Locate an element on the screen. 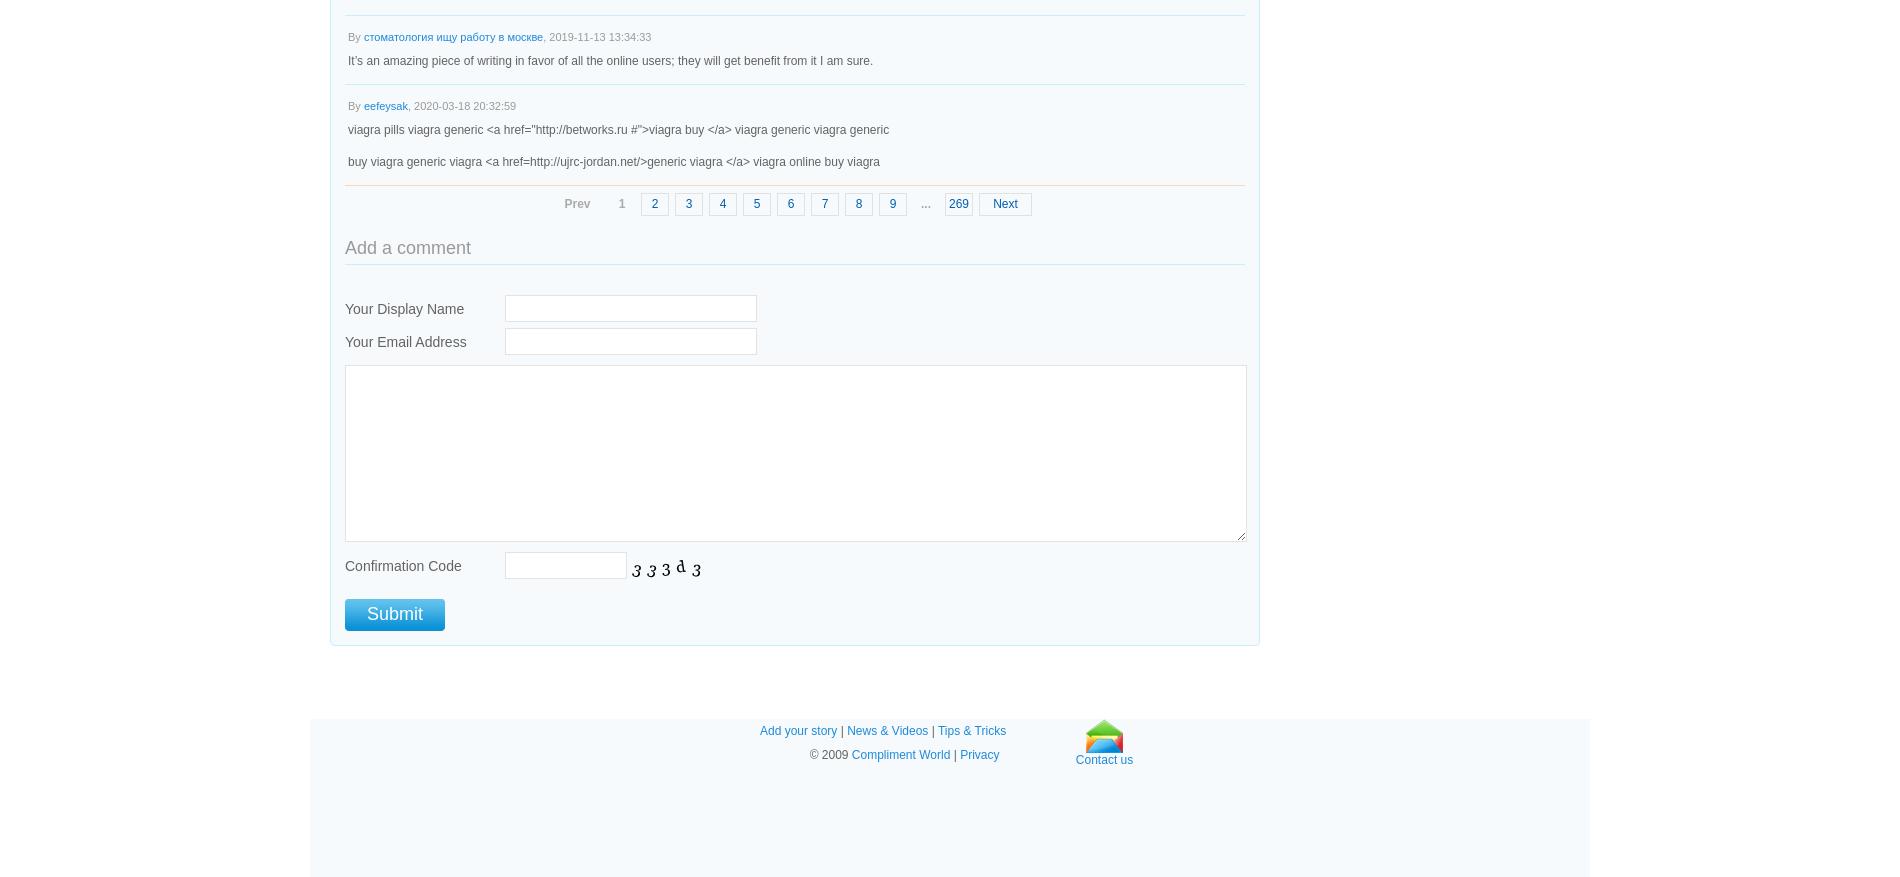 This screenshot has height=877, width=1900. 'Add a comment' is located at coordinates (406, 248).